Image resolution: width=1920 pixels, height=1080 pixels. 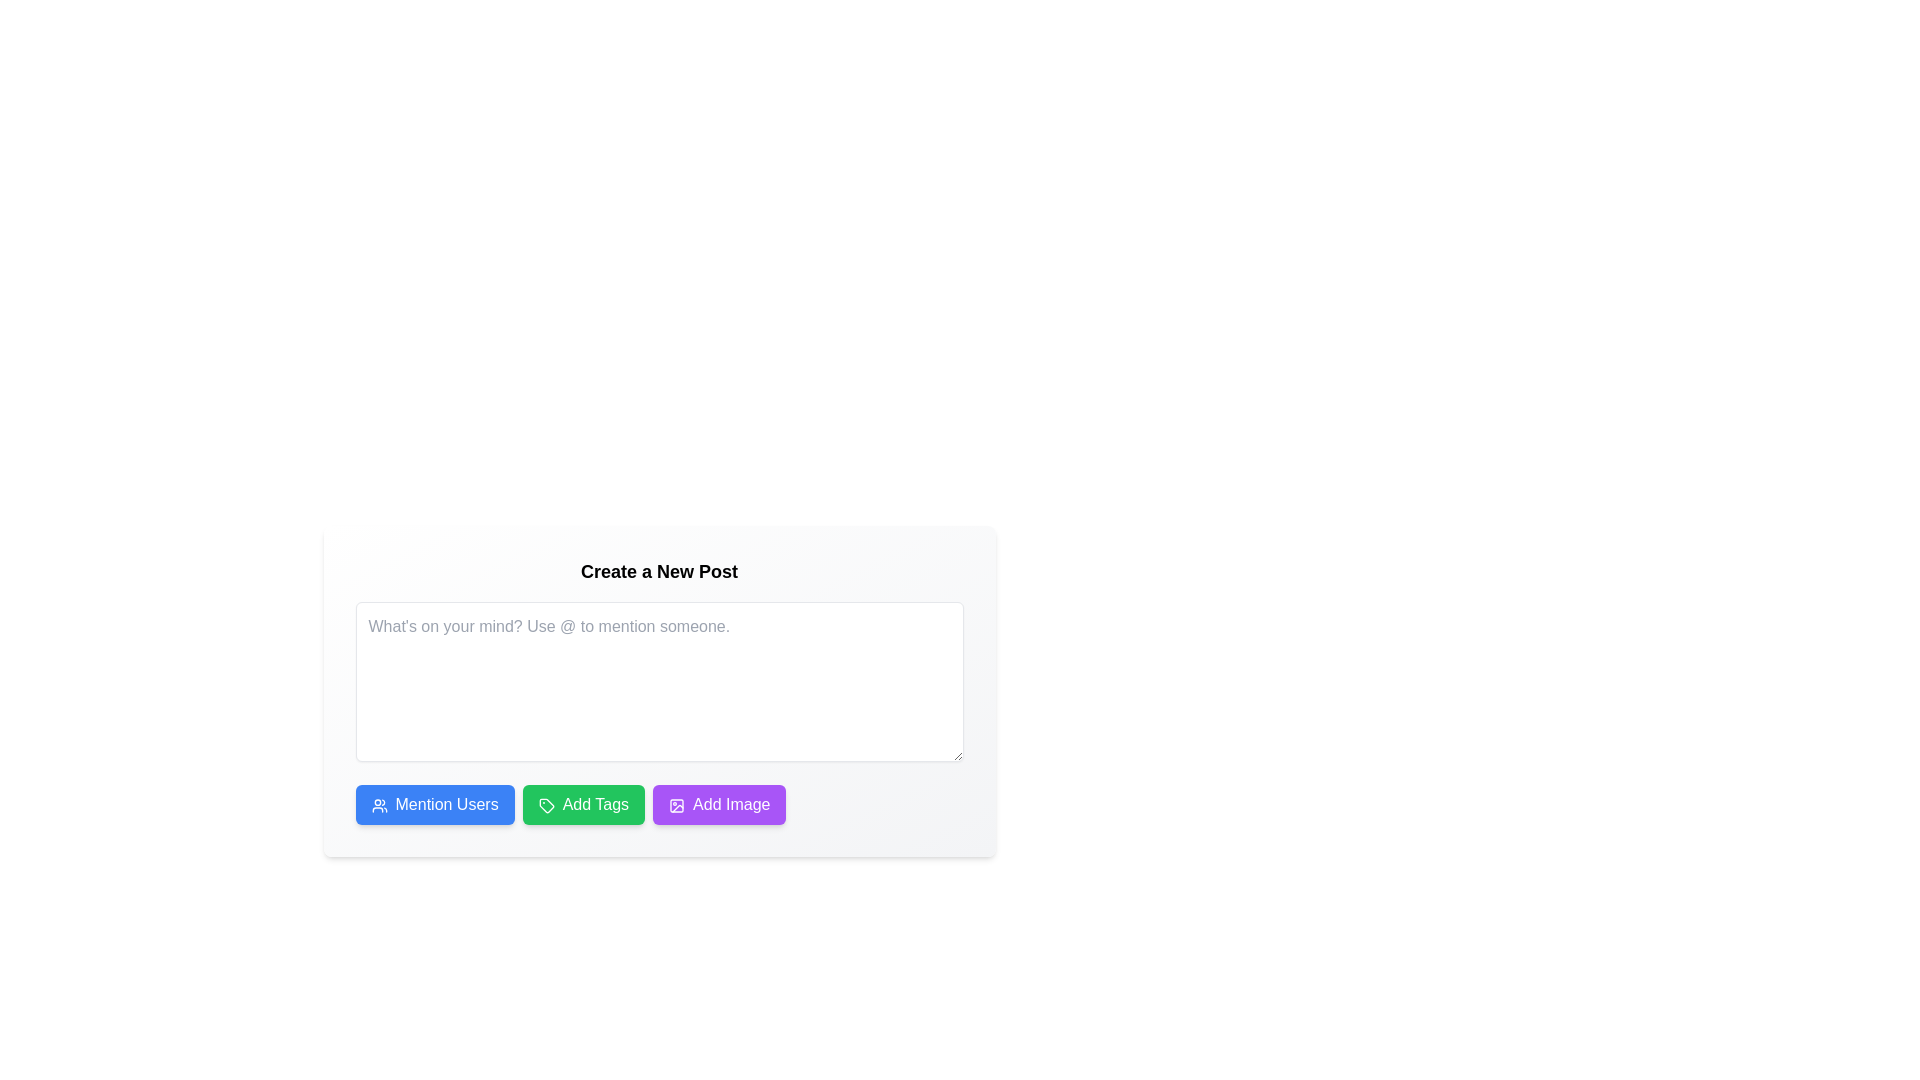 What do you see at coordinates (379, 804) in the screenshot?
I see `the 'Mention Users' button, which is identified by the icon located to the left of the button's text label` at bounding box center [379, 804].